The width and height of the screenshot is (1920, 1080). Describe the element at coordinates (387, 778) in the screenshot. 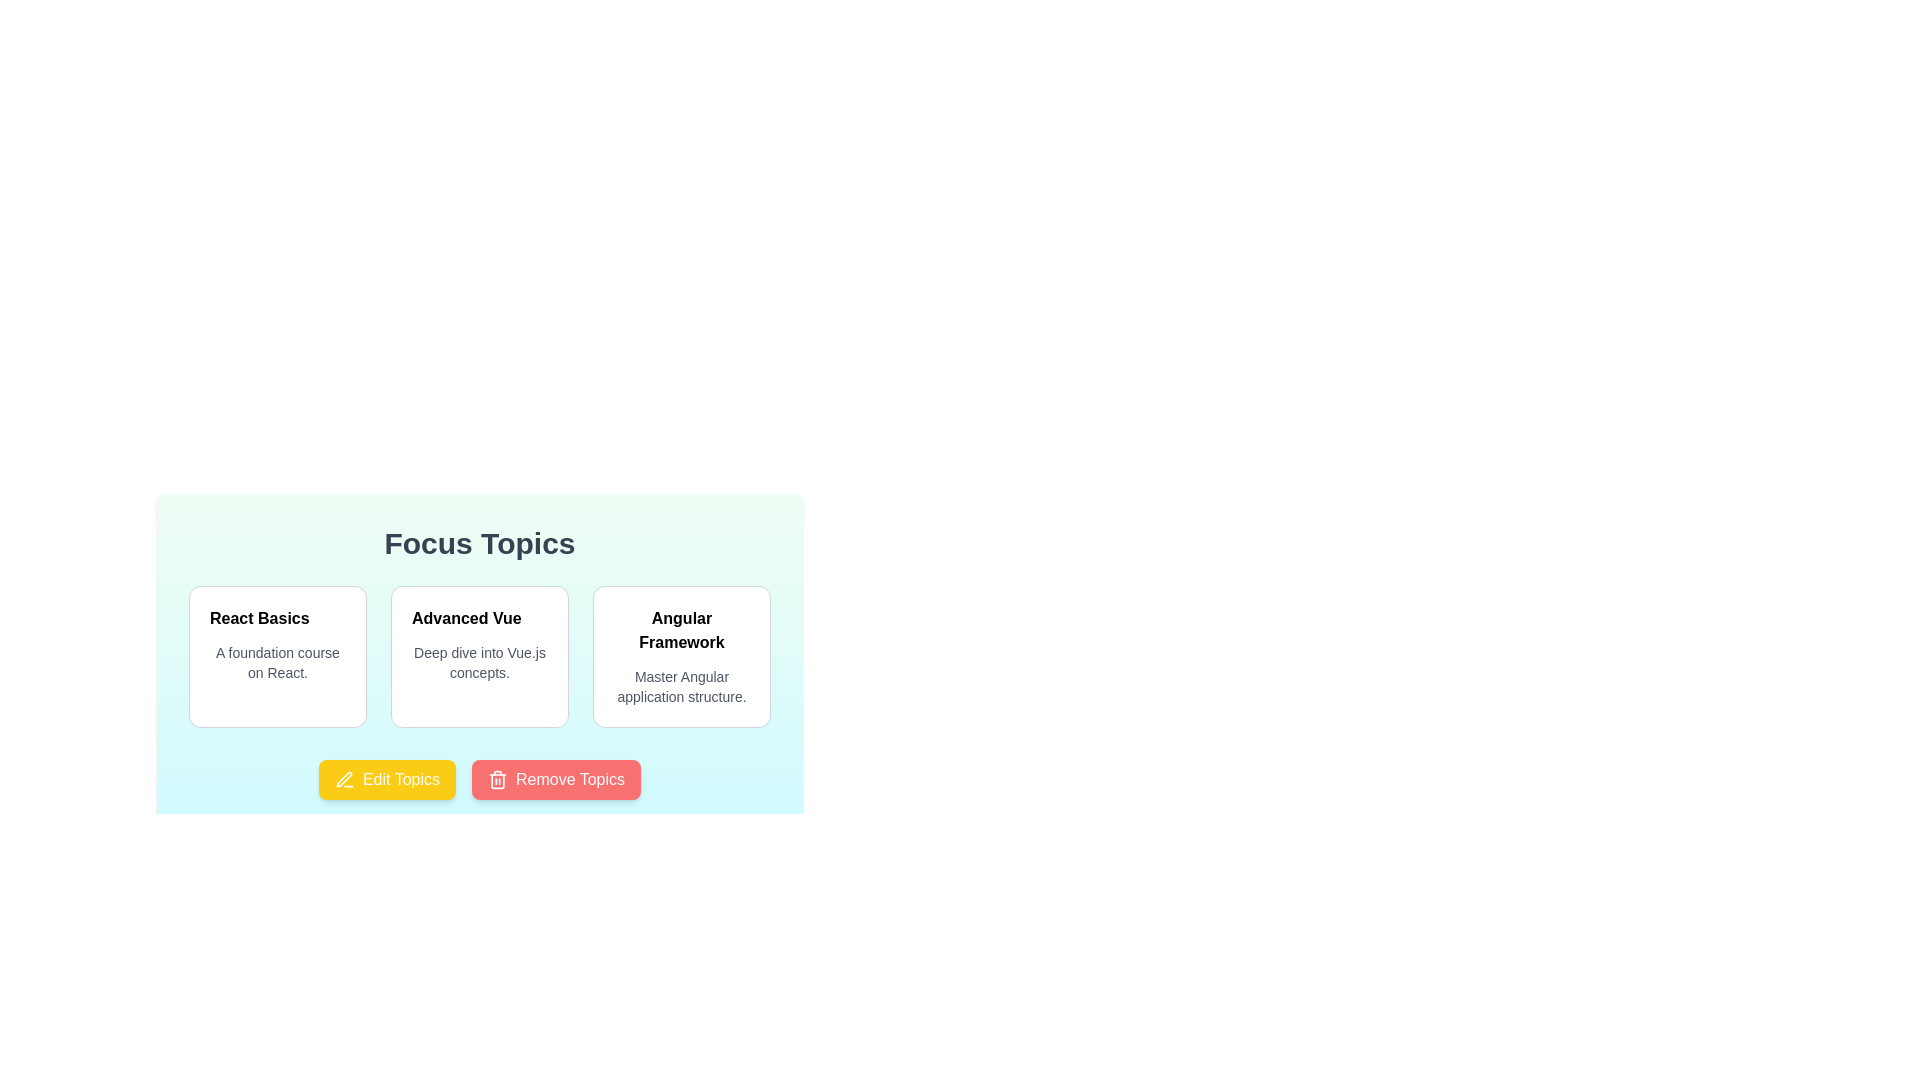

I see `the 'Edit Topics' button` at that location.